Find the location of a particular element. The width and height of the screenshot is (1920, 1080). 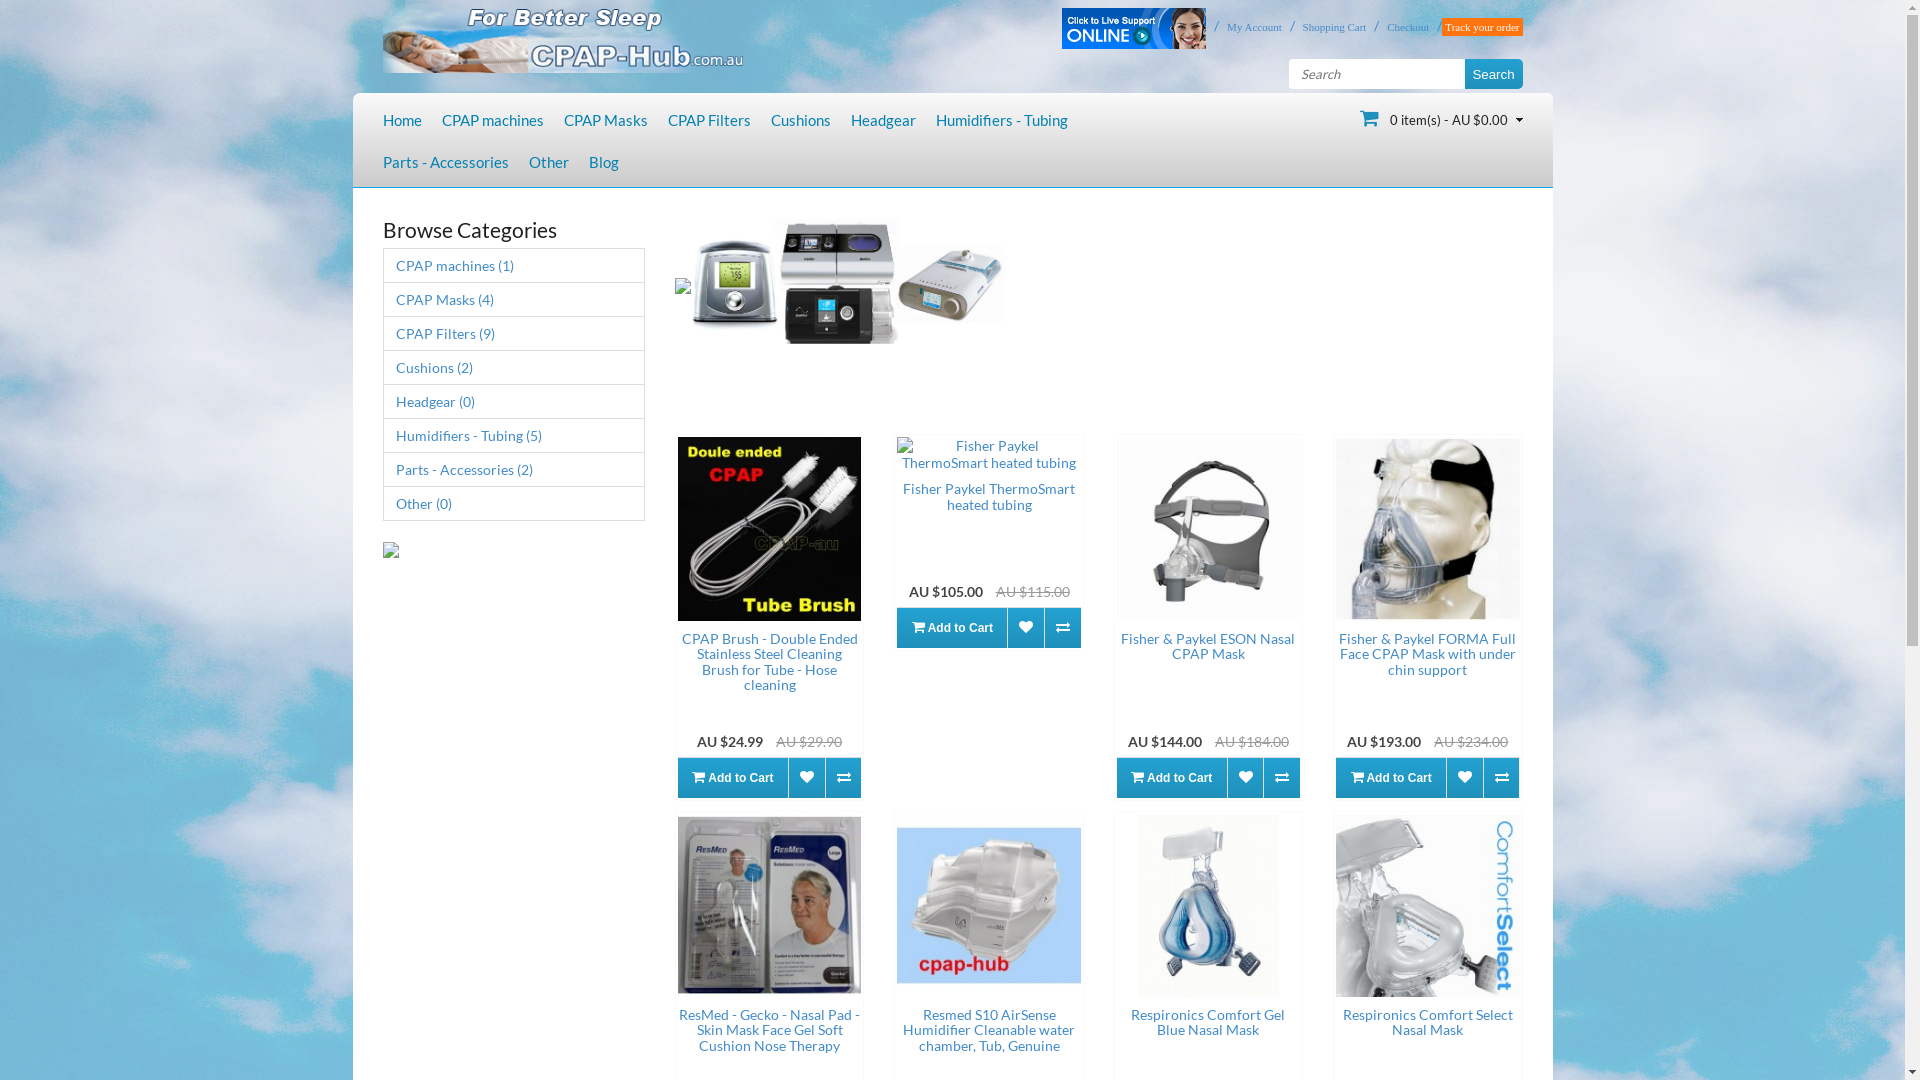

'Search' is located at coordinates (1492, 72).